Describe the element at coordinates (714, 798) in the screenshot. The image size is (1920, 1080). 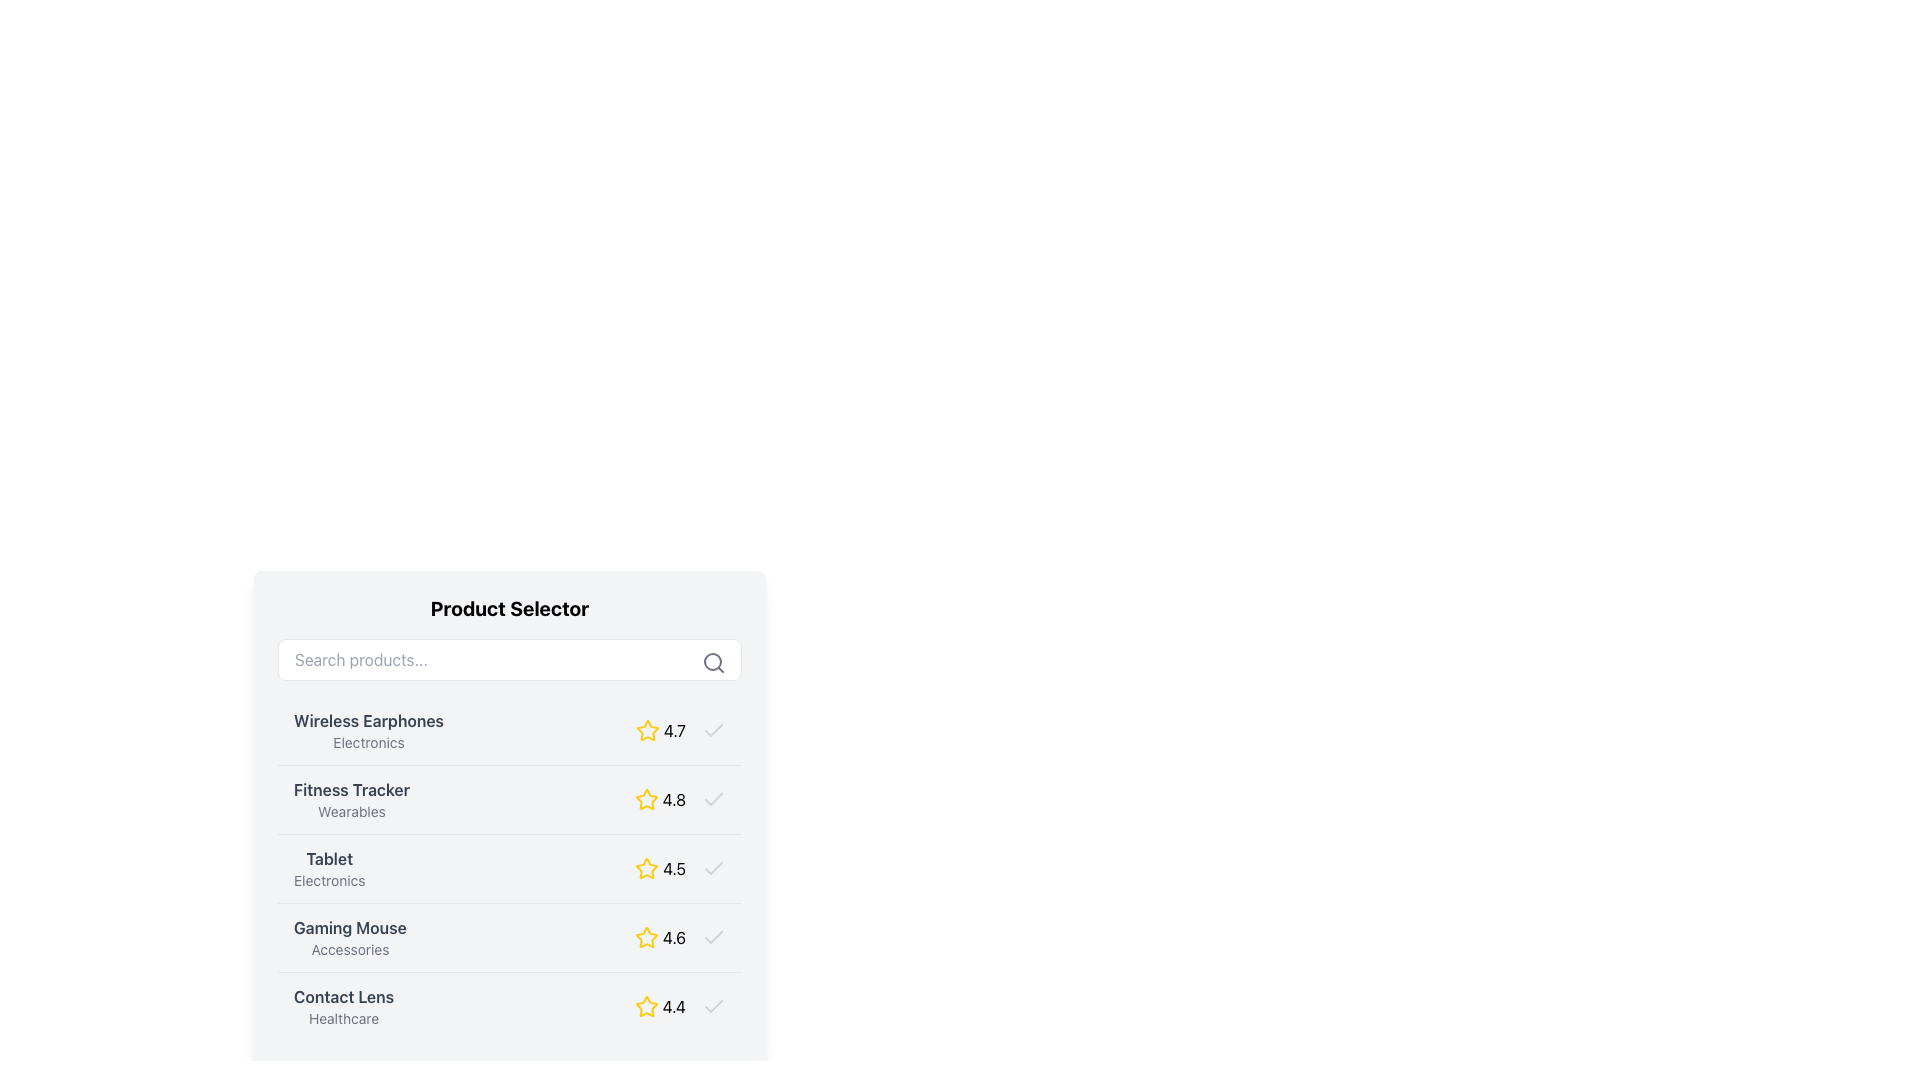
I see `the Small graphical icon (checkmark) indicating confirmation for the 'Fitness Tracker' product by using keyboard navigation` at that location.